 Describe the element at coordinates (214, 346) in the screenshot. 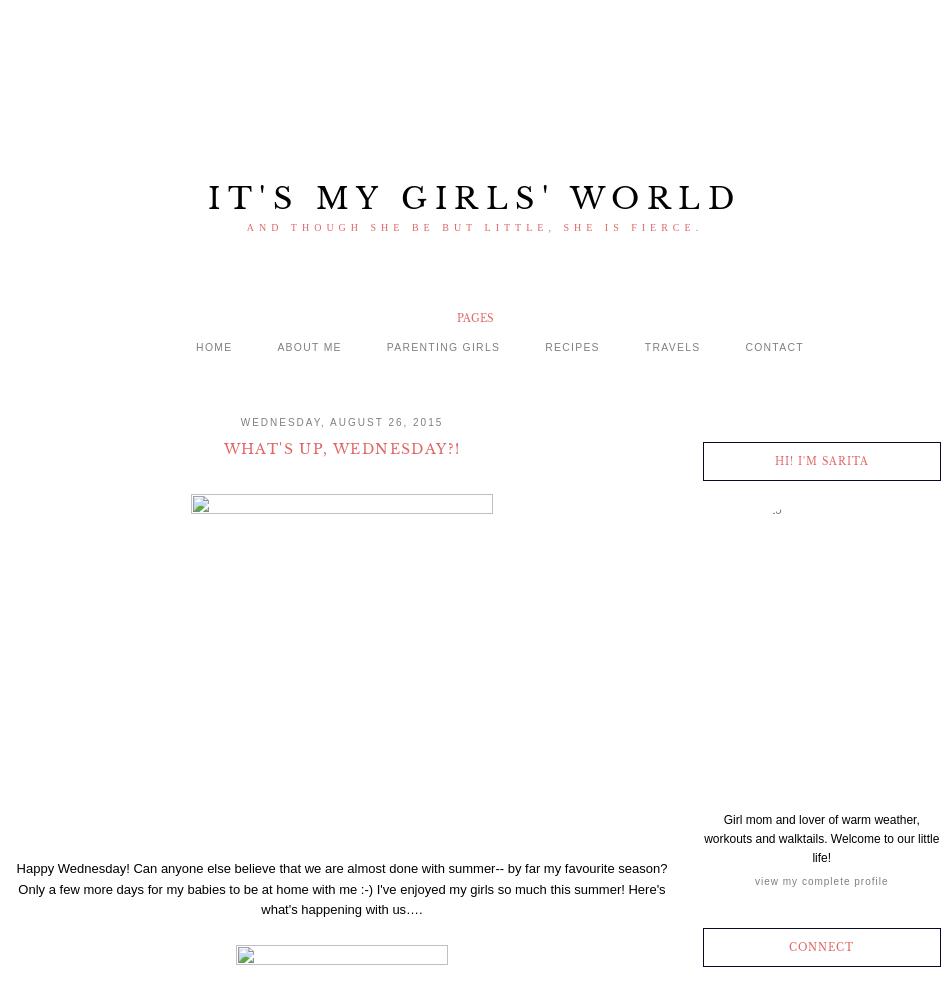

I see `'Home'` at that location.